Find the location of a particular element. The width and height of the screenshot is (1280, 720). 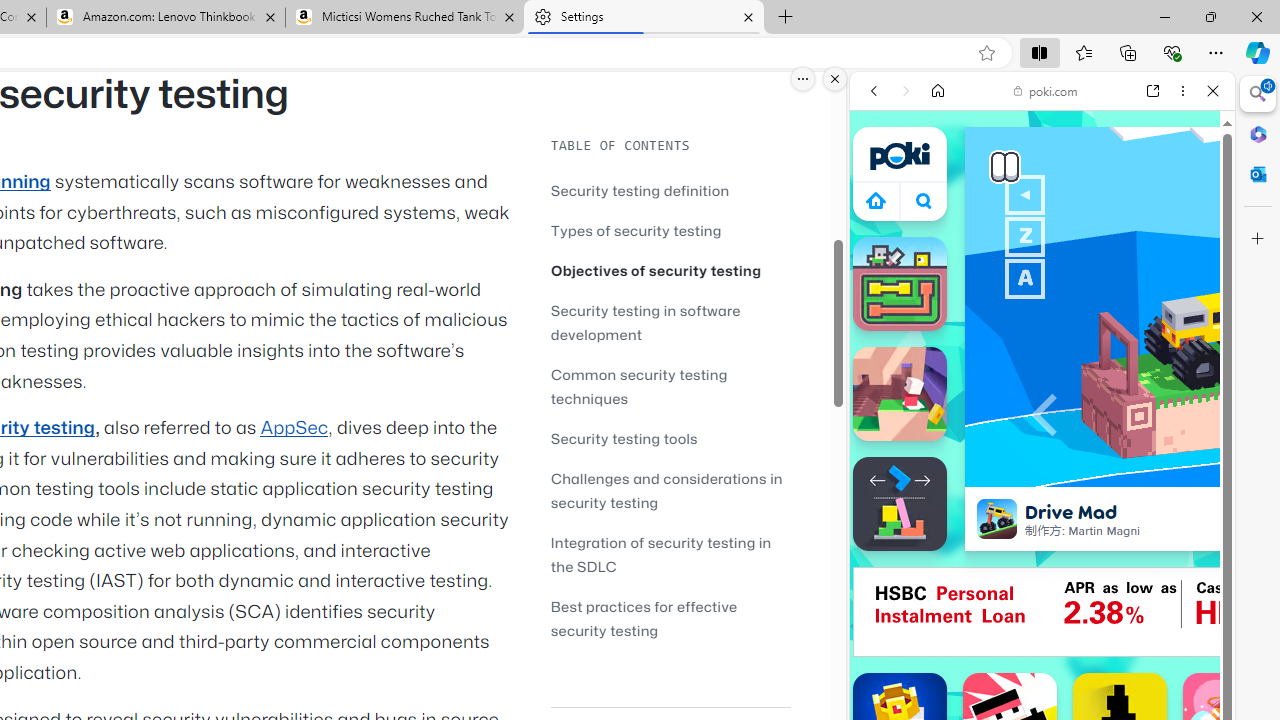

'Common security testing techniques' is located at coordinates (638, 386).